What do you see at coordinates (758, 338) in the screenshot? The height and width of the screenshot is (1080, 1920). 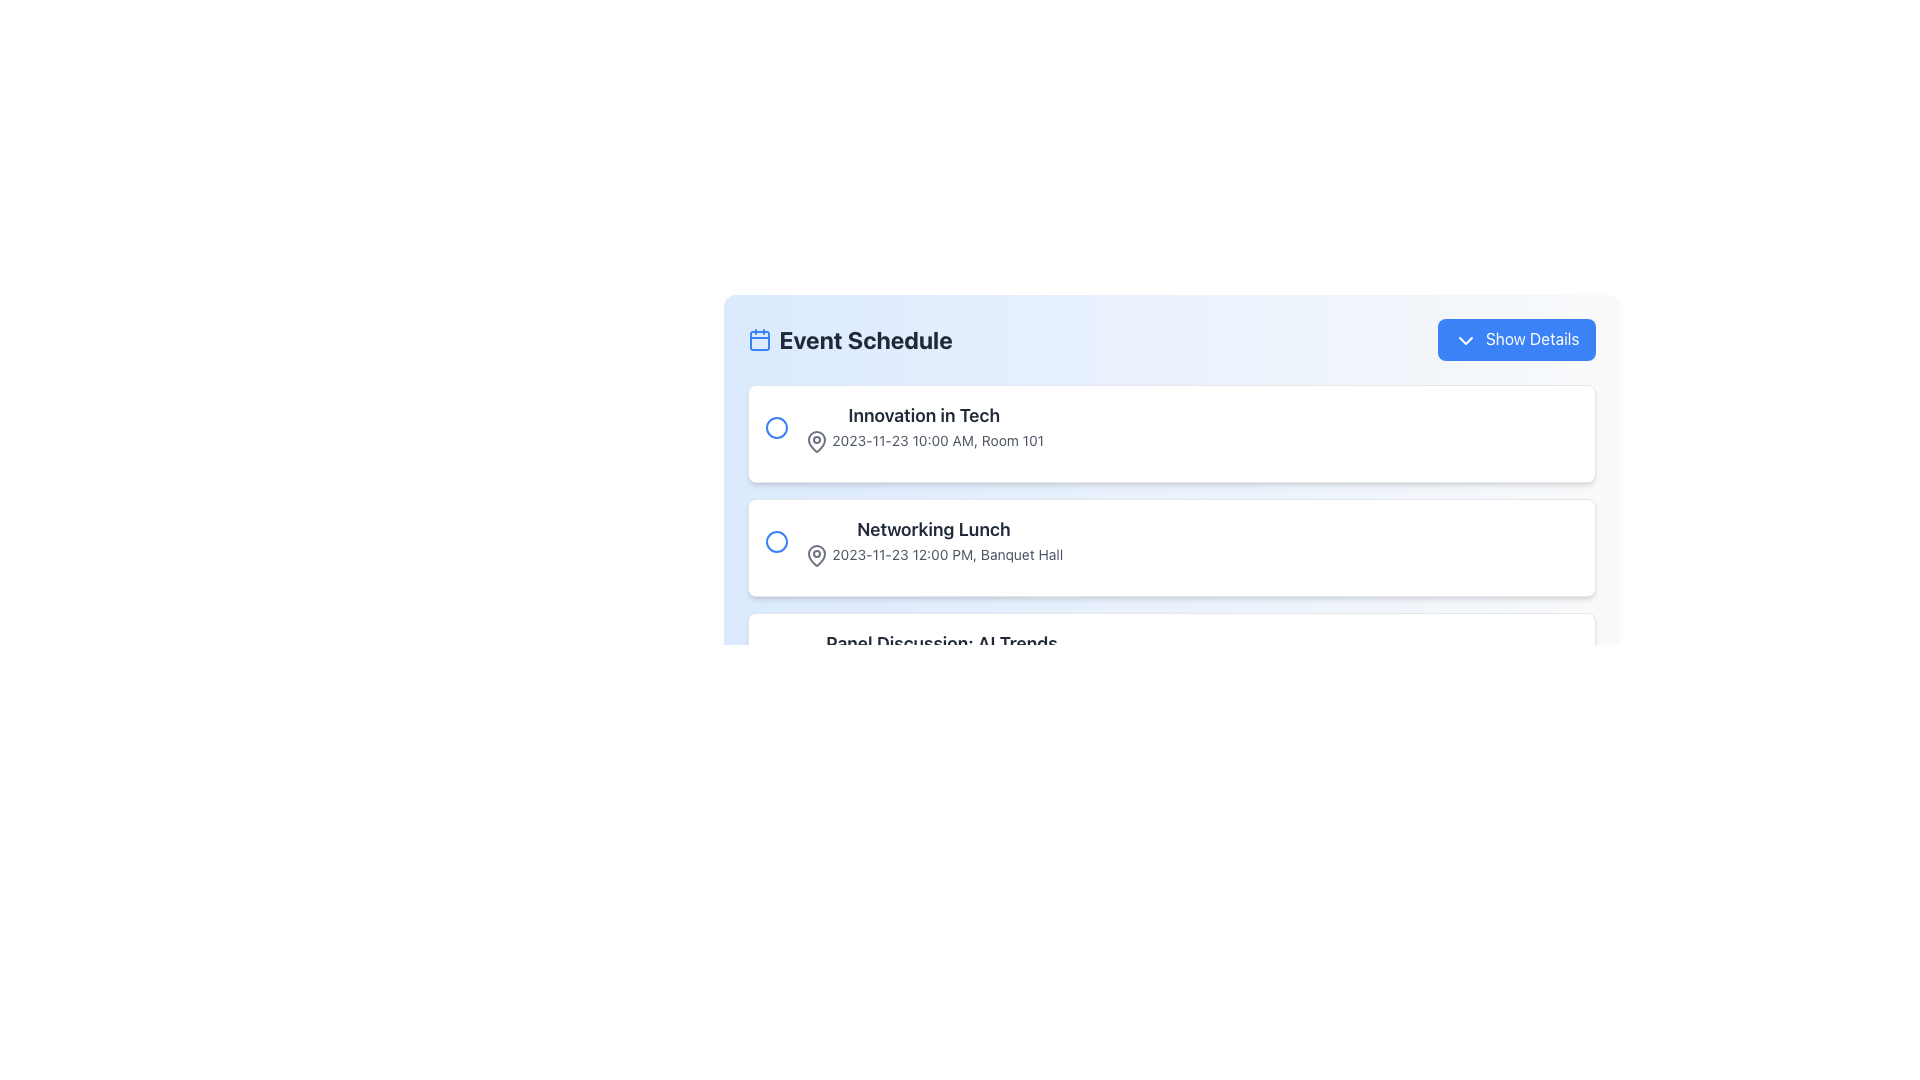 I see `the blue calendar icon located to the left of the text 'Event Schedule' in the header section by moving the cursor to its center point` at bounding box center [758, 338].